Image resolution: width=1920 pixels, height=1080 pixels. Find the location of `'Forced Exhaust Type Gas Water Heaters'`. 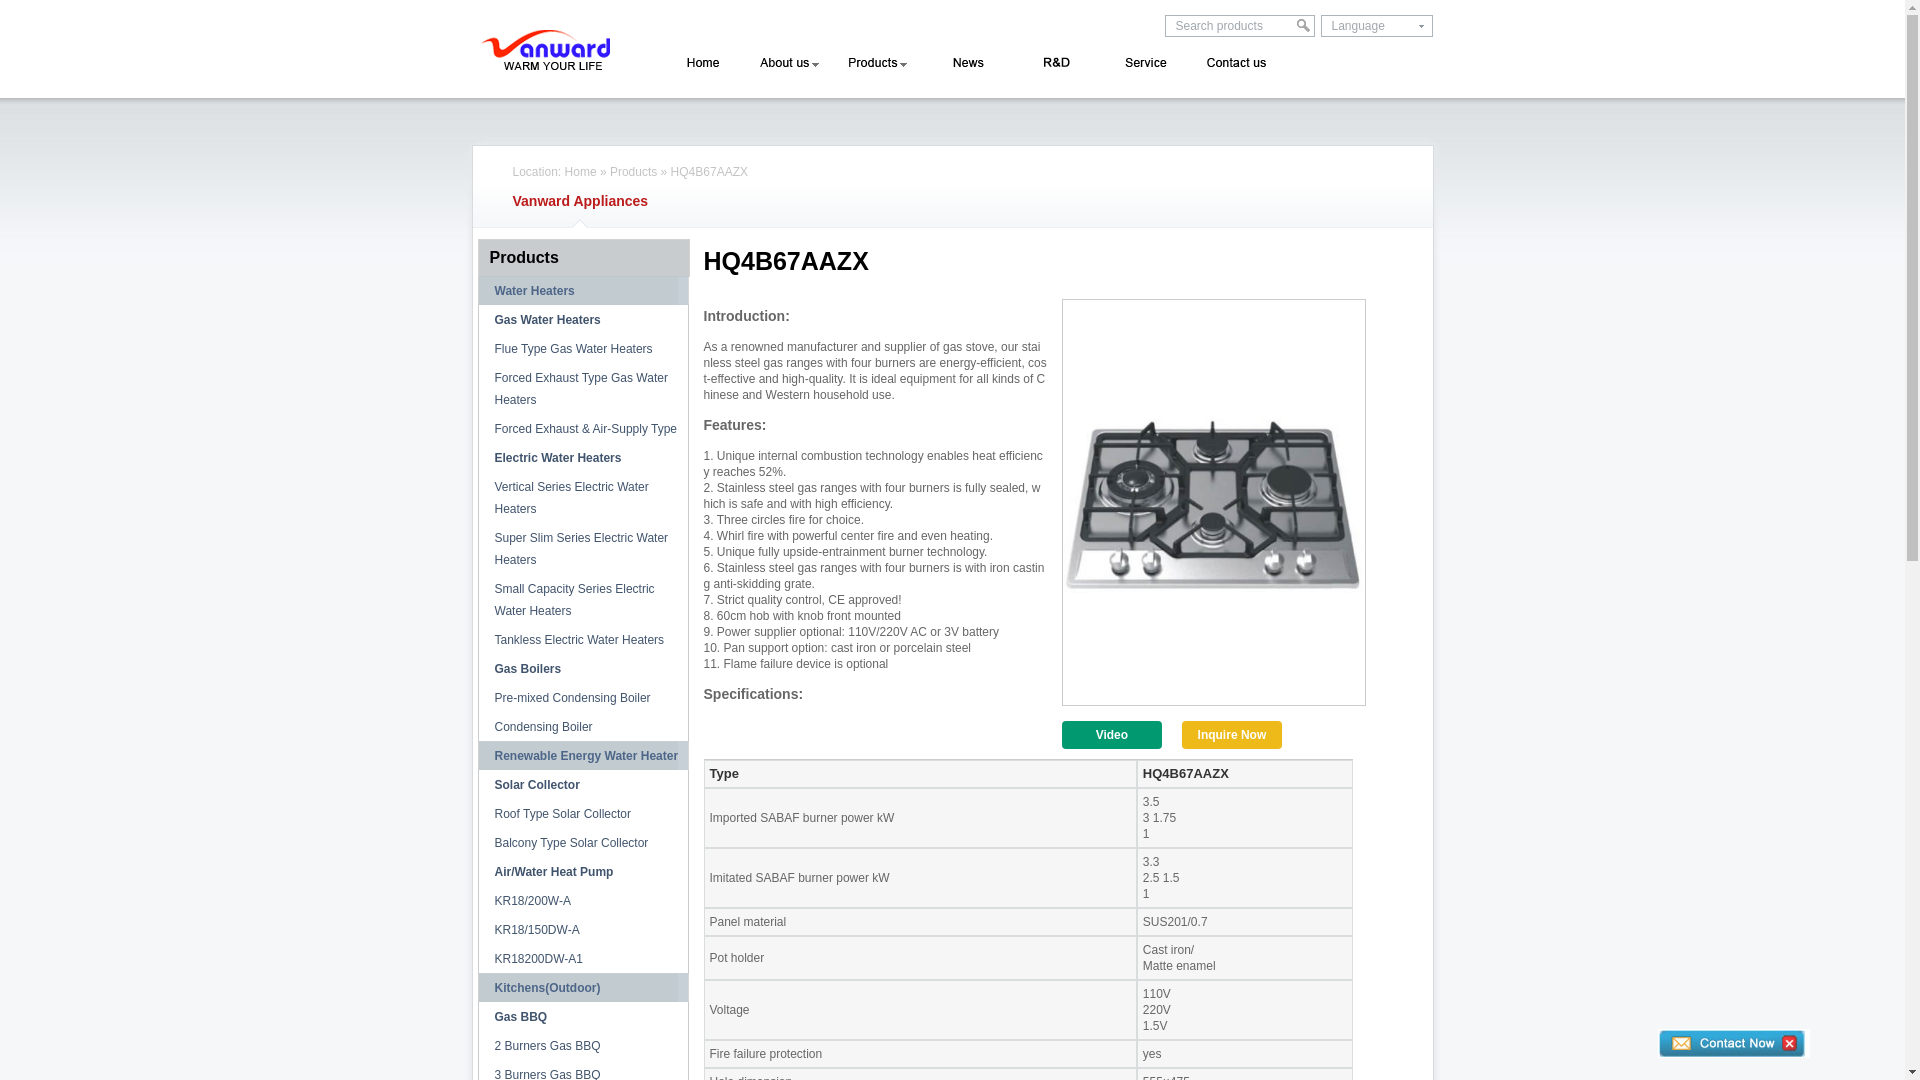

'Forced Exhaust Type Gas Water Heaters' is located at coordinates (582, 389).